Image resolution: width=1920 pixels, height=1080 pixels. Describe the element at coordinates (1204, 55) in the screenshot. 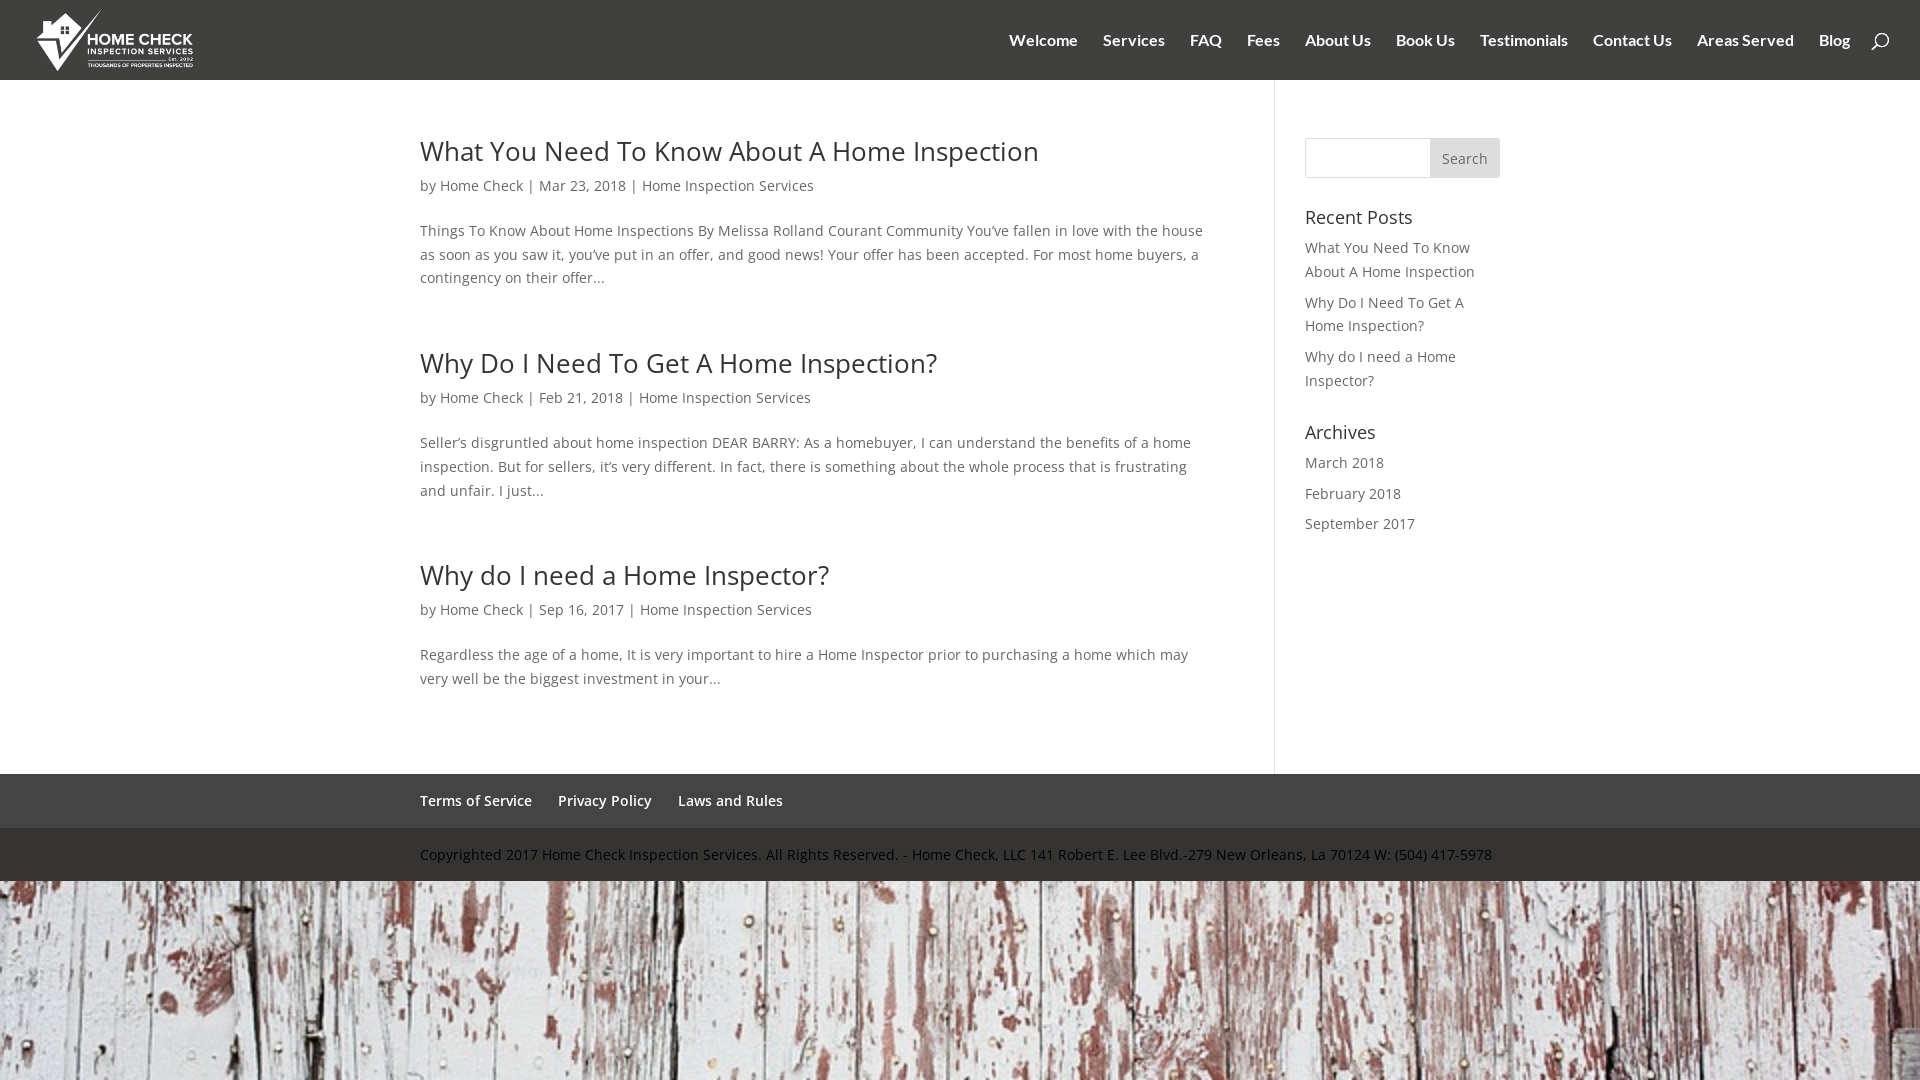

I see `'FAQ'` at that location.